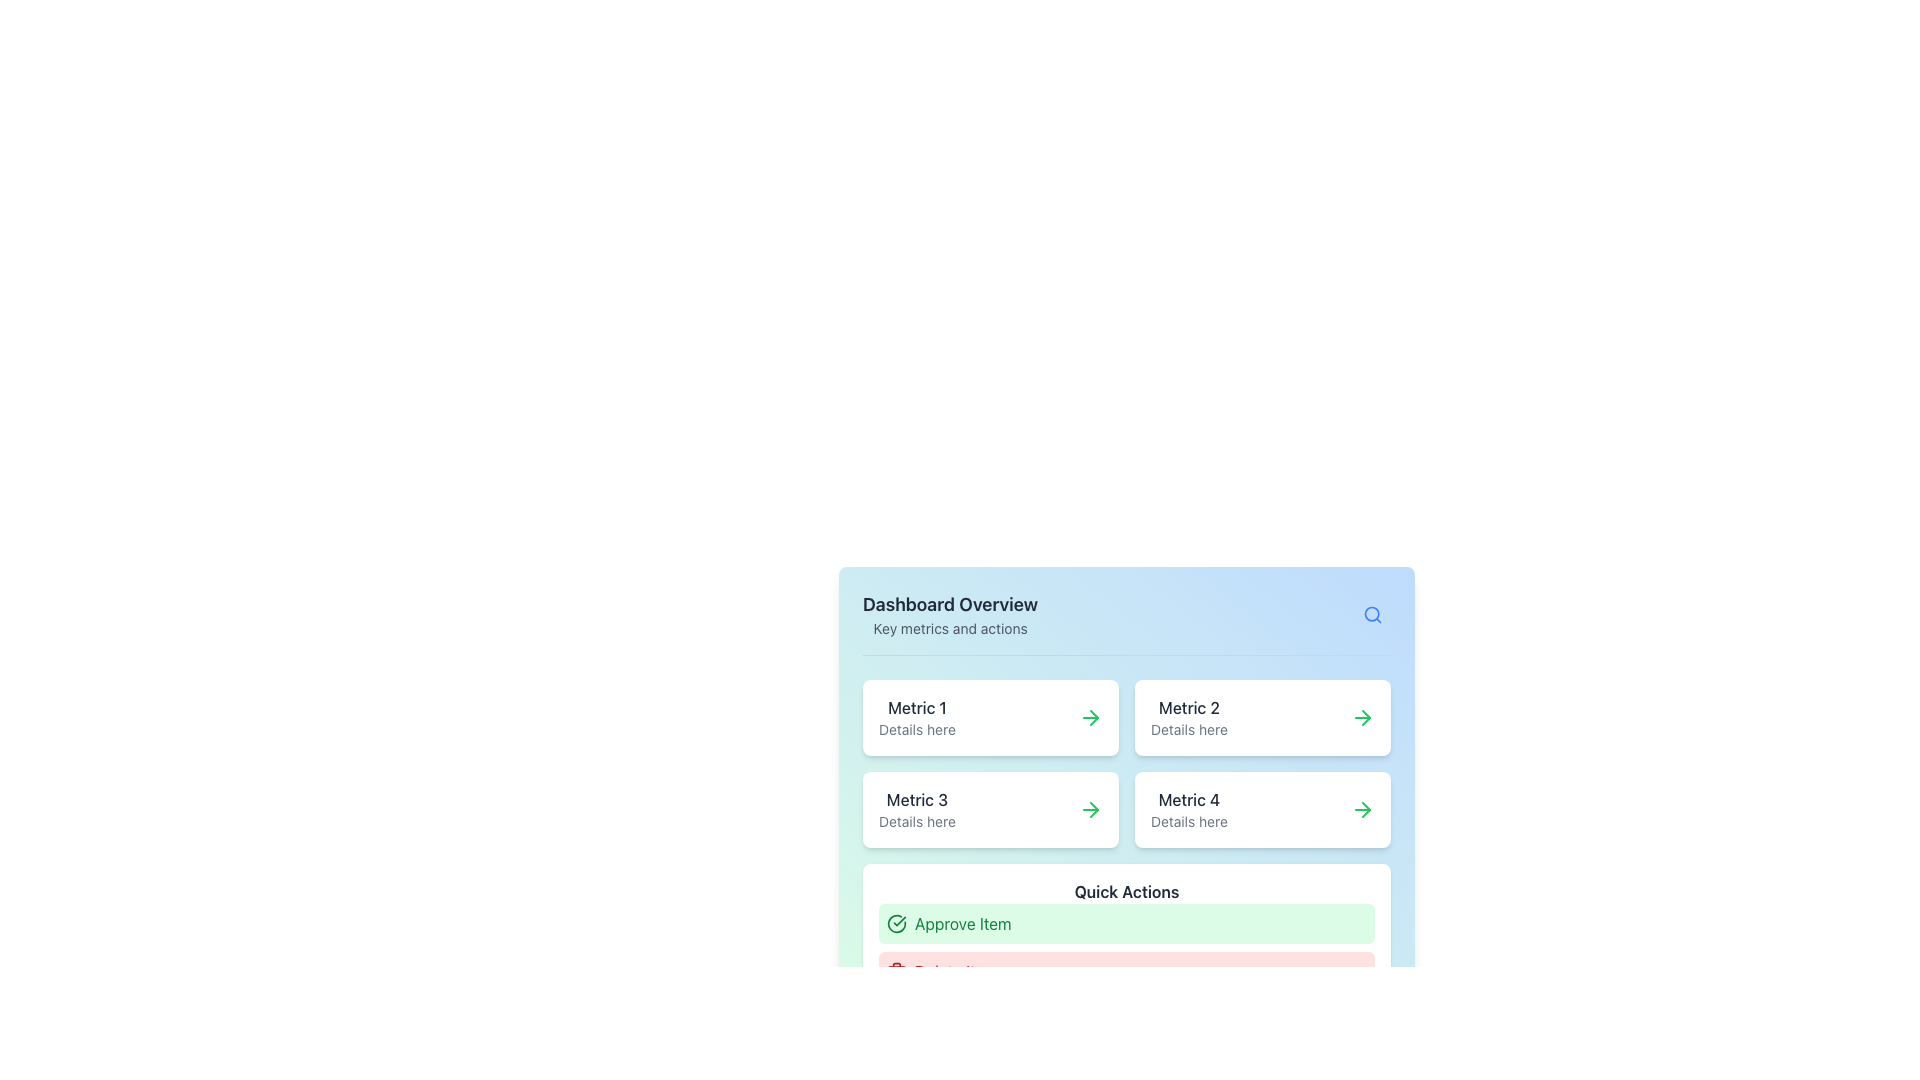 This screenshot has height=1080, width=1920. I want to click on the 'Metric 4' button located in the bottom-right corner of the grid, so click(1261, 810).